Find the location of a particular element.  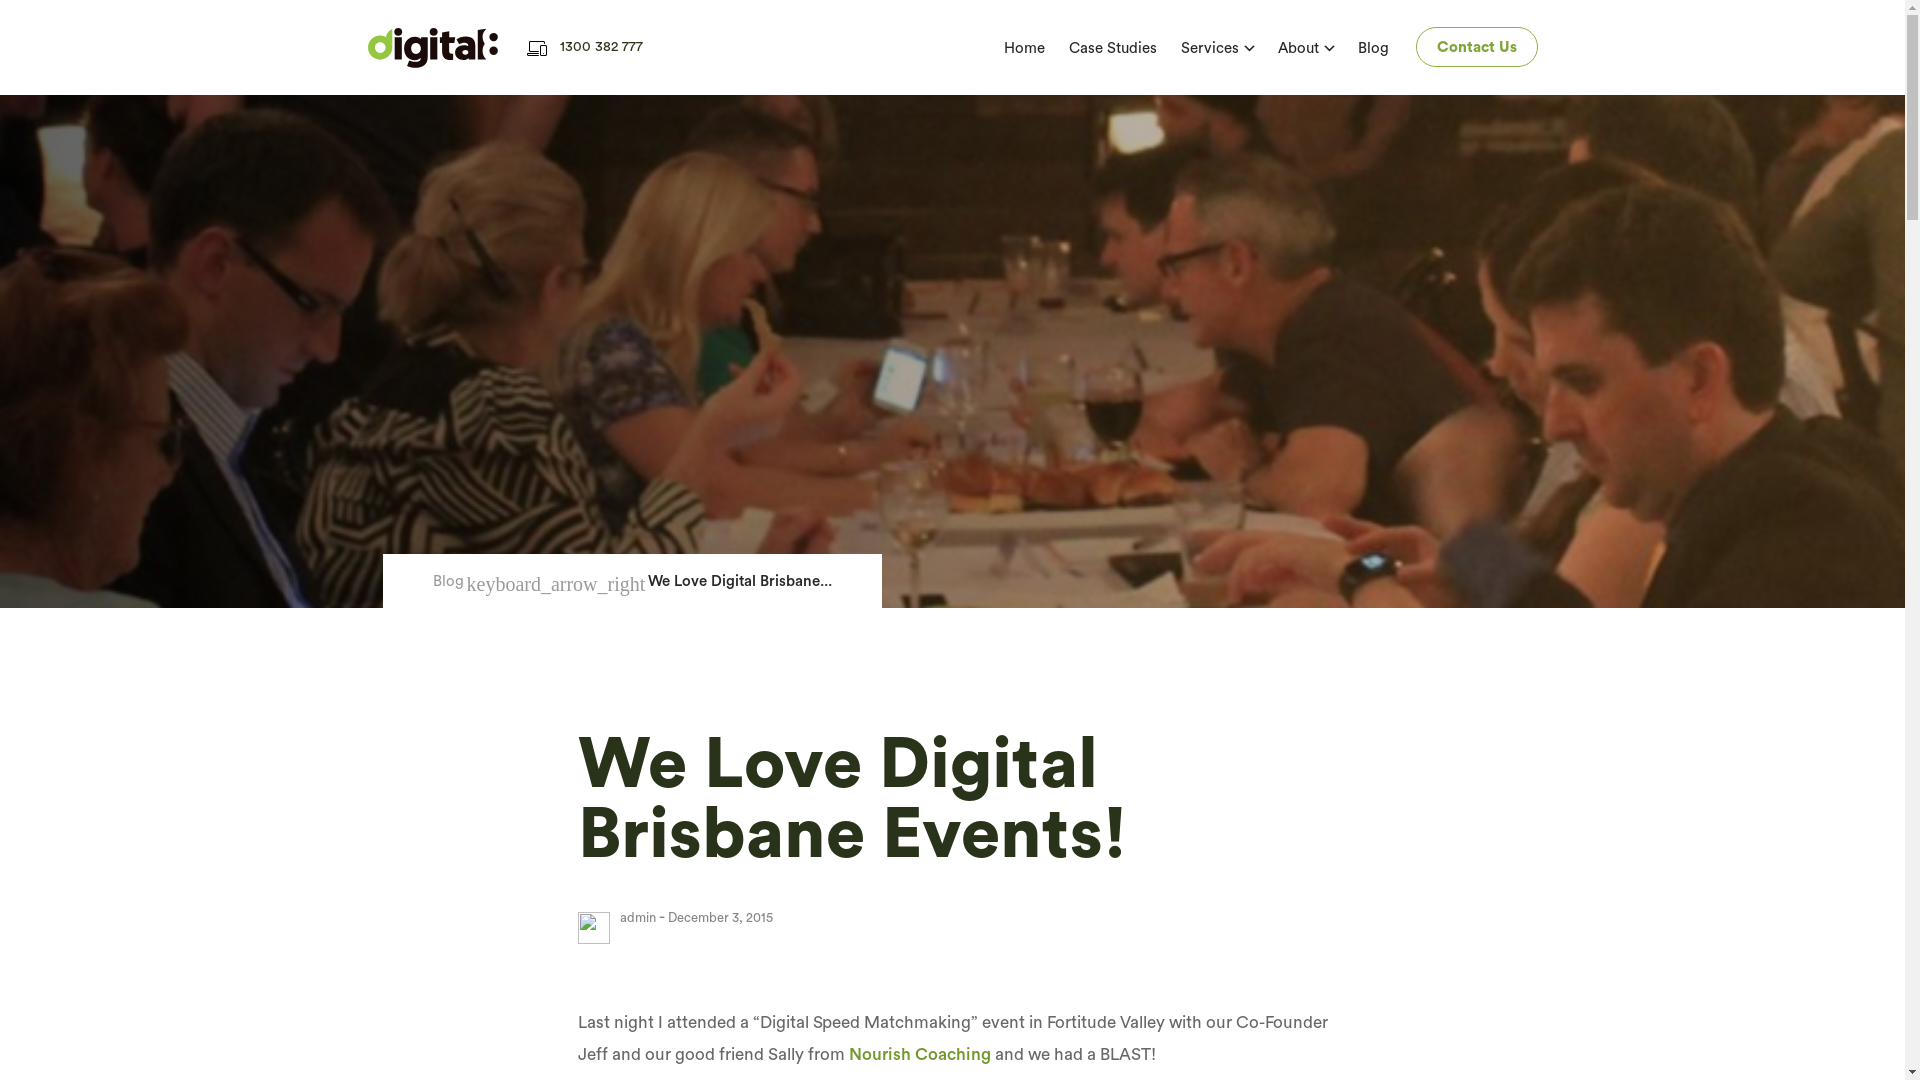

'Home' is located at coordinates (1024, 46).